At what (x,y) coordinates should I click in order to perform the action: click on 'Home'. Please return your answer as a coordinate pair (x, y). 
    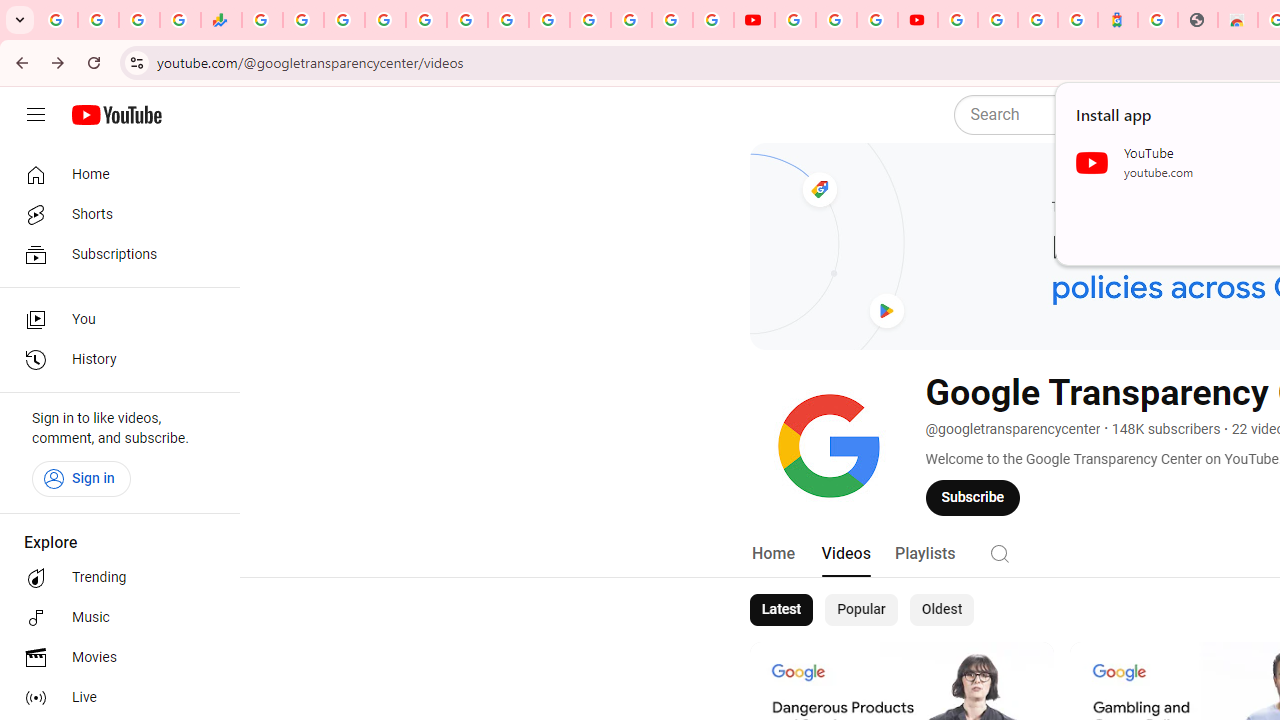
    Looking at the image, I should click on (772, 553).